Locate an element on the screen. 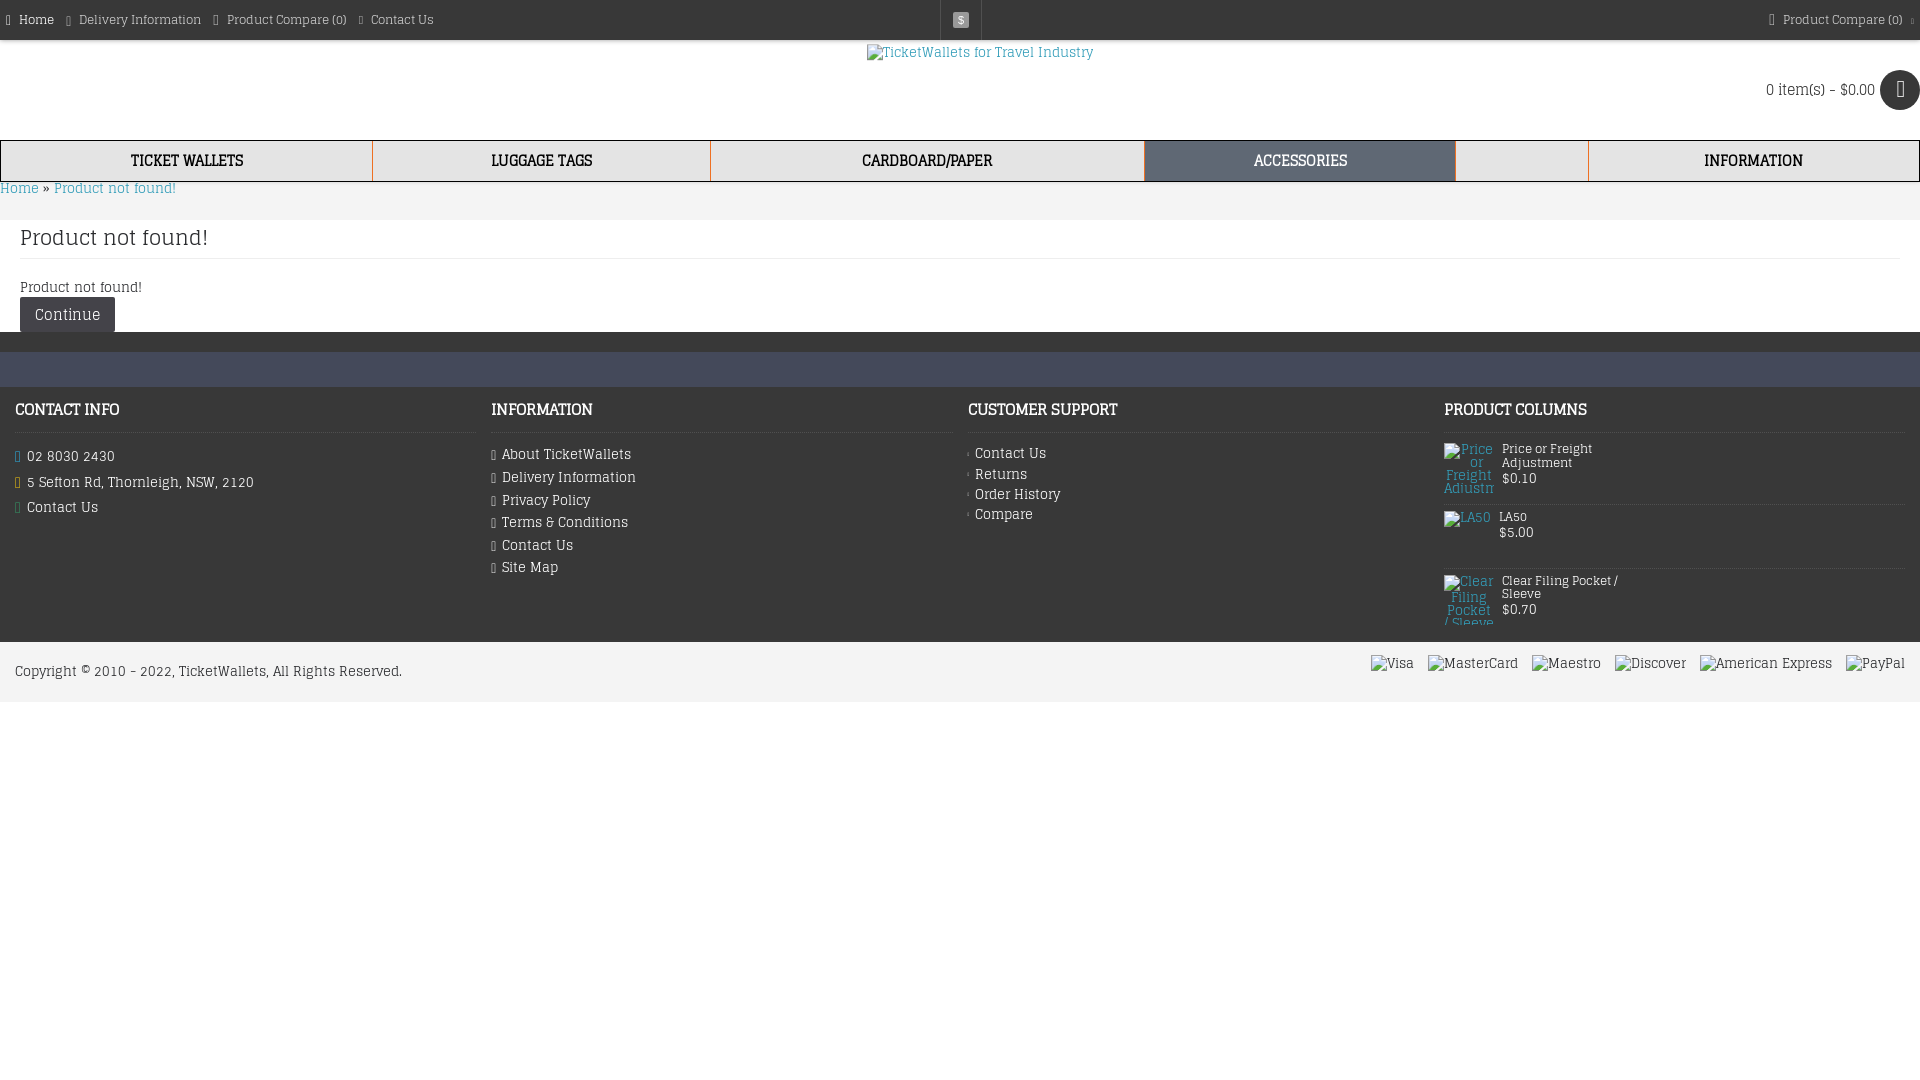 The width and height of the screenshot is (1920, 1080). 'INFORMATION' is located at coordinates (1752, 160).